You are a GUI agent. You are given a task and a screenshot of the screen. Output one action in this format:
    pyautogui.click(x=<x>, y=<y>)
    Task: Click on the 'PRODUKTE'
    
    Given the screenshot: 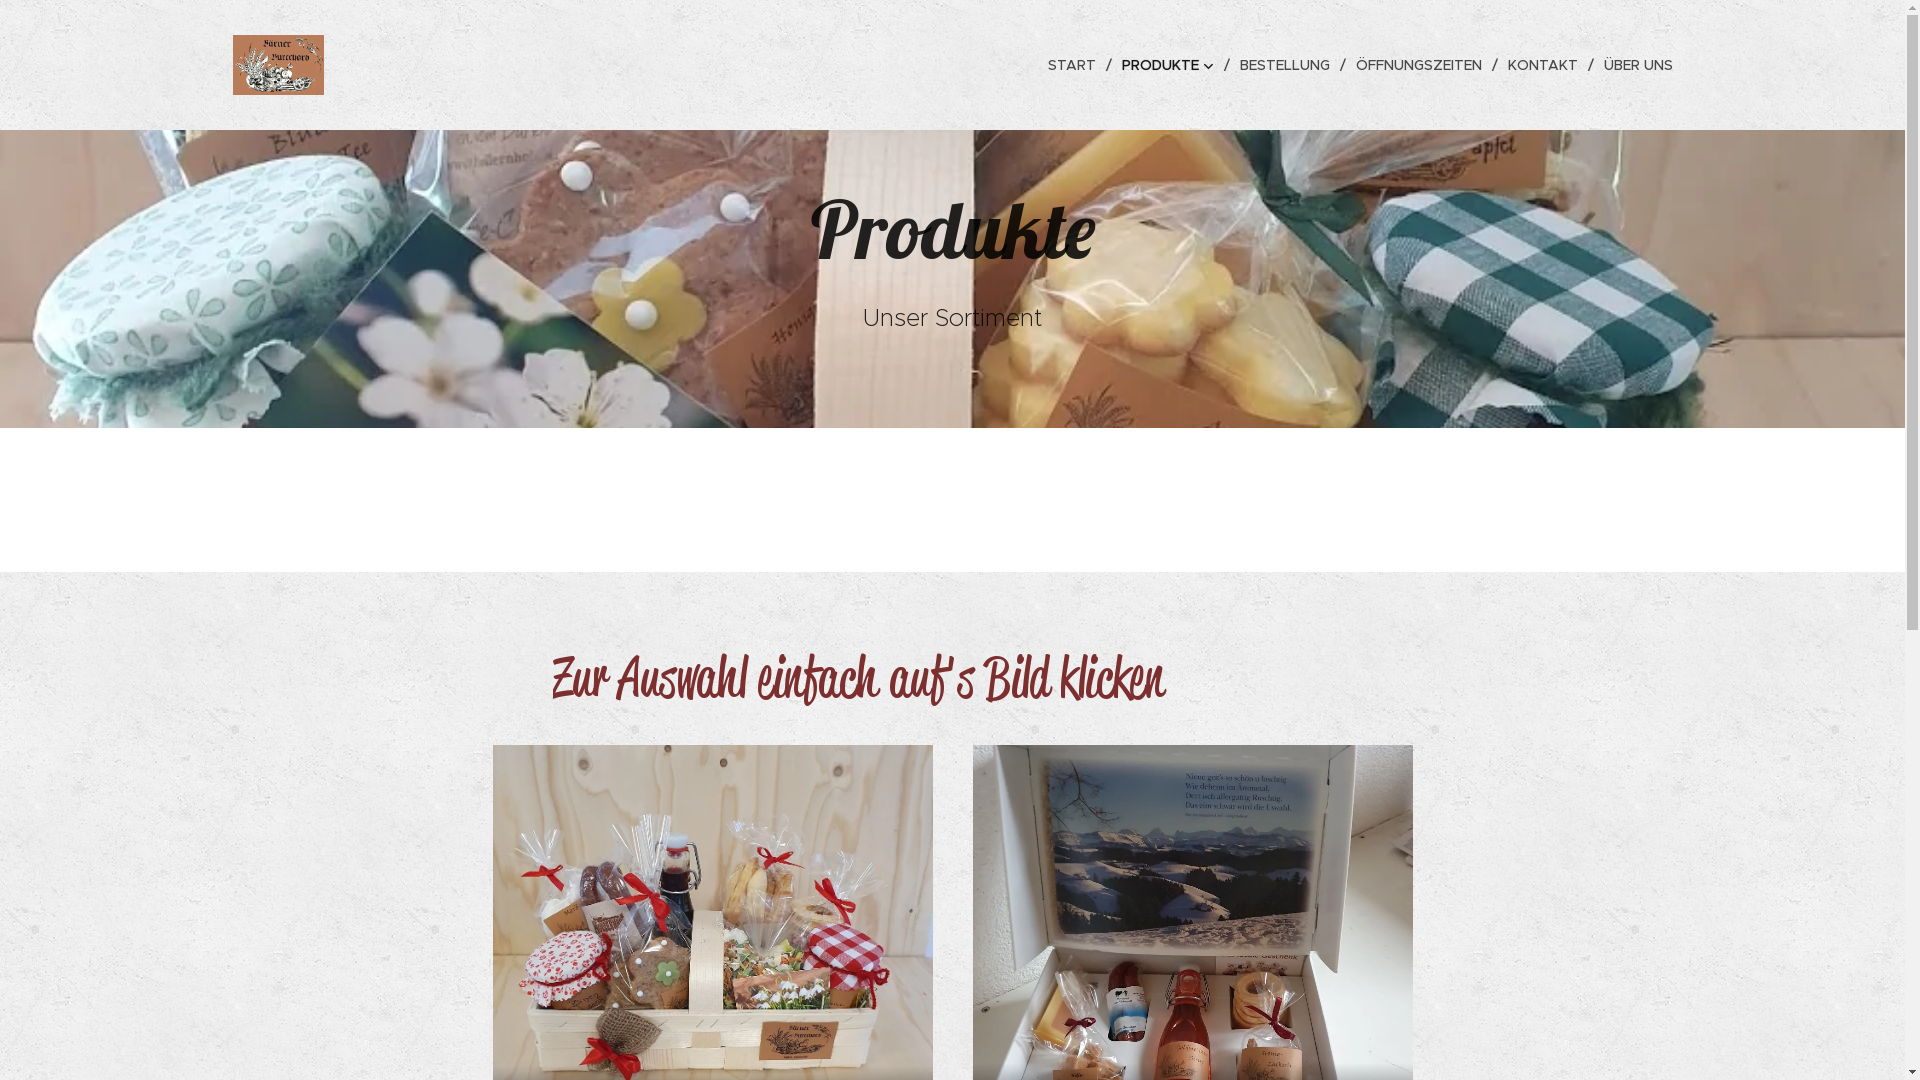 What is the action you would take?
    pyautogui.click(x=1111, y=64)
    